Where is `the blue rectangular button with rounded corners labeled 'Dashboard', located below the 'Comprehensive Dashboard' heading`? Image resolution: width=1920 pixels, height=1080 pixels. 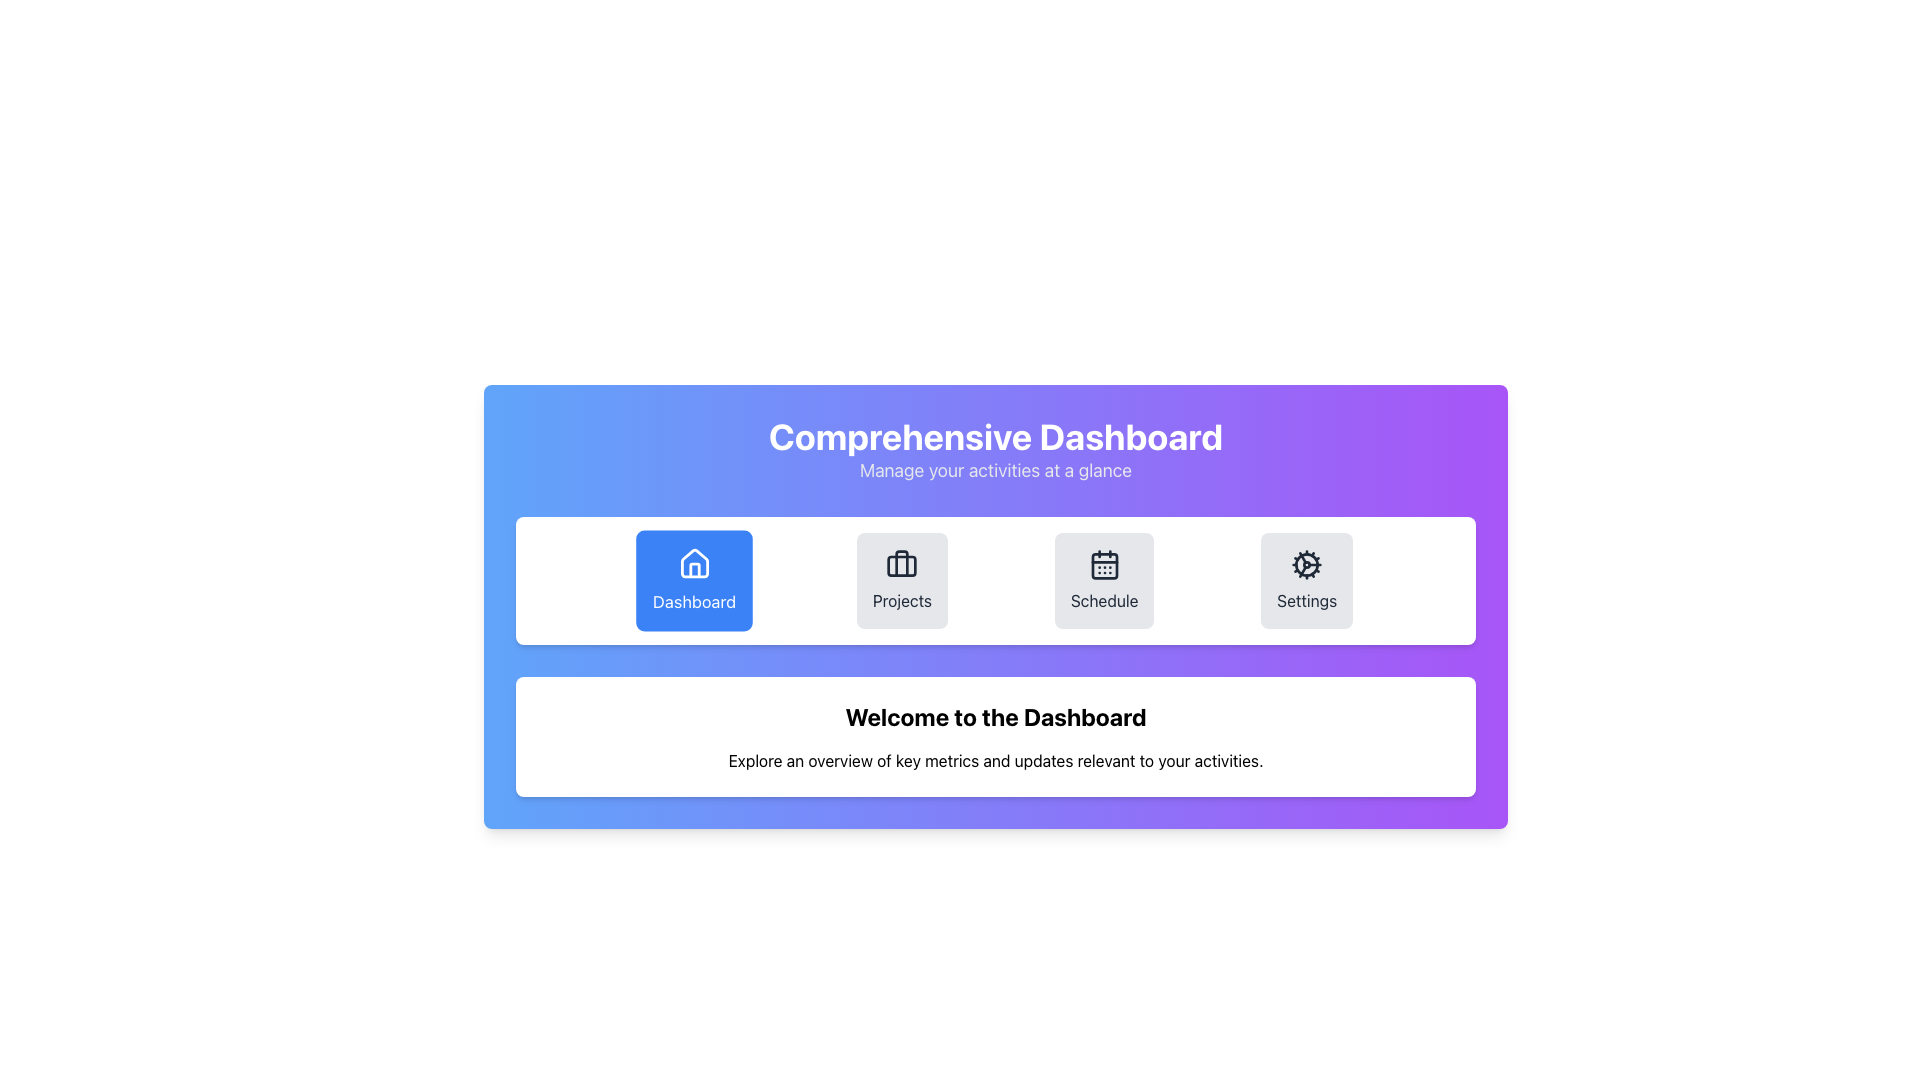
the blue rectangular button with rounded corners labeled 'Dashboard', located below the 'Comprehensive Dashboard' heading is located at coordinates (694, 581).